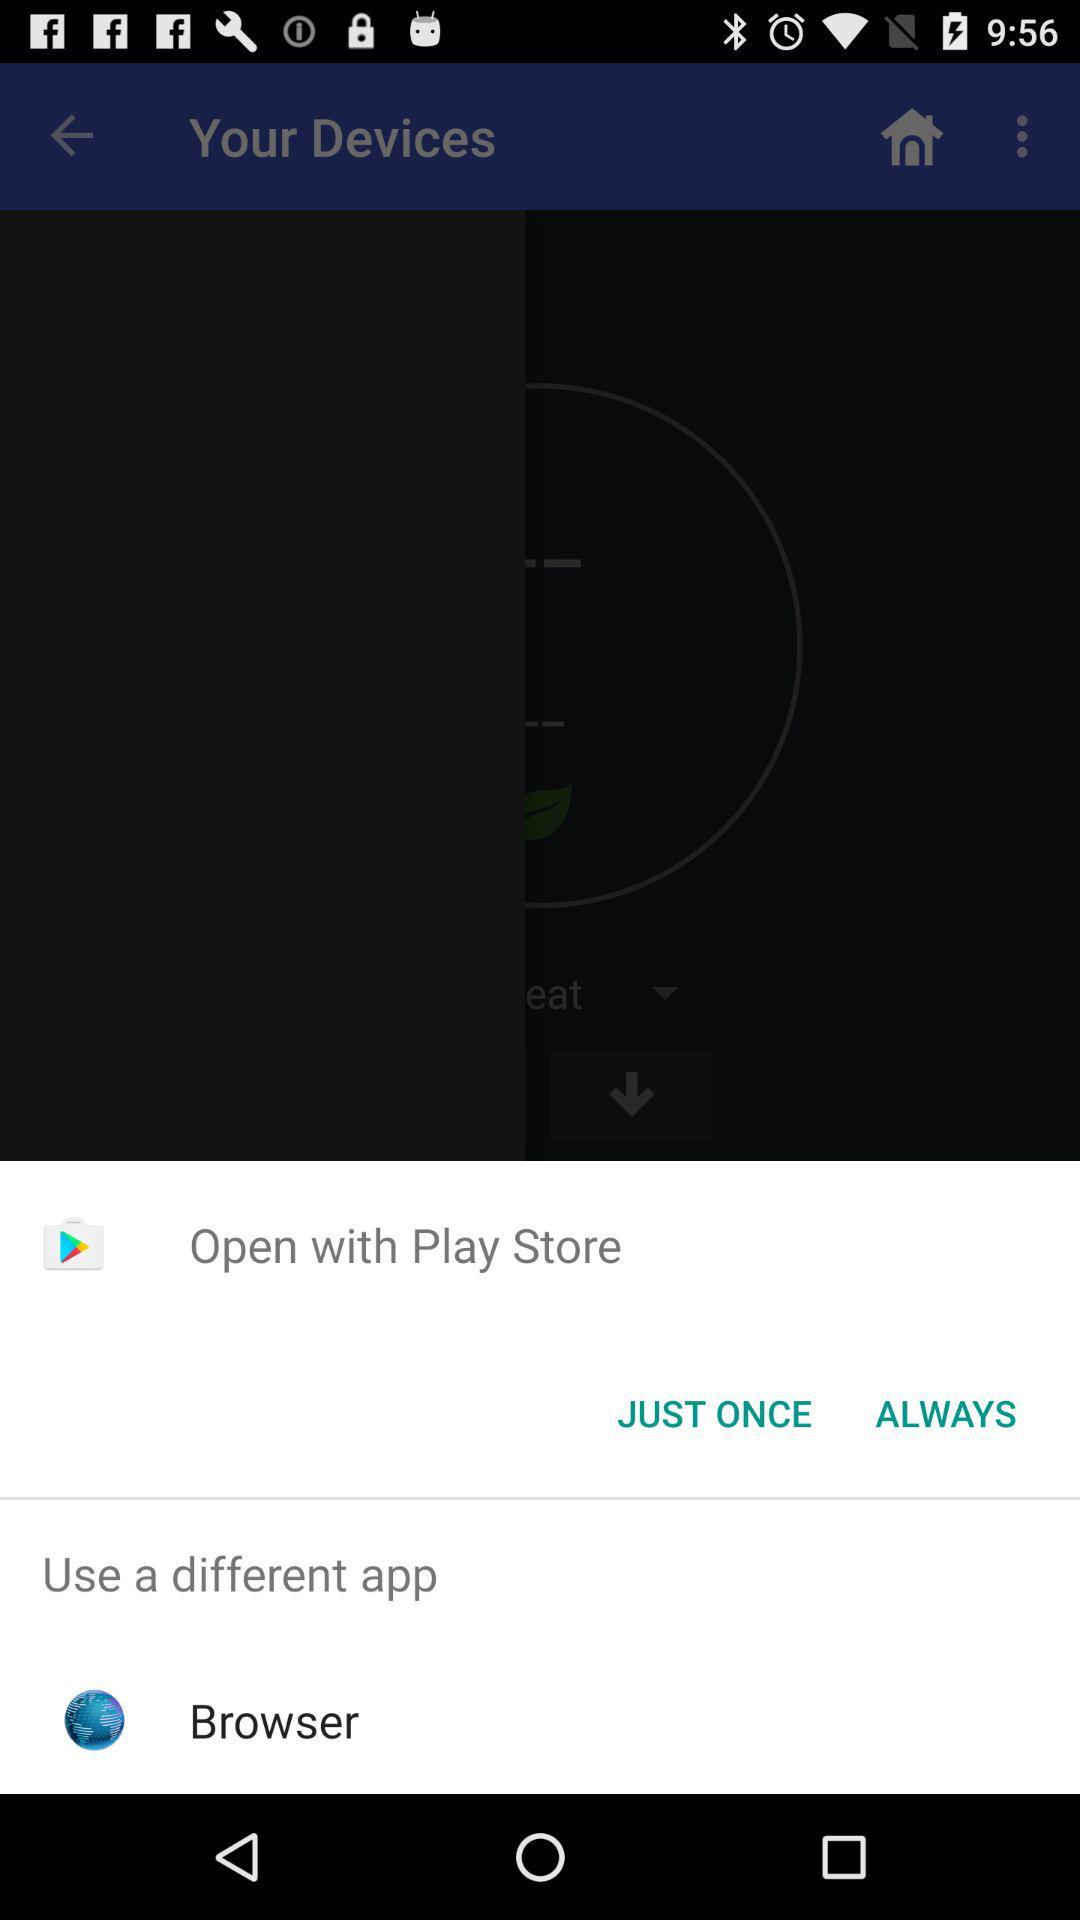 This screenshot has height=1920, width=1080. Describe the element at coordinates (713, 1411) in the screenshot. I see `just once button` at that location.